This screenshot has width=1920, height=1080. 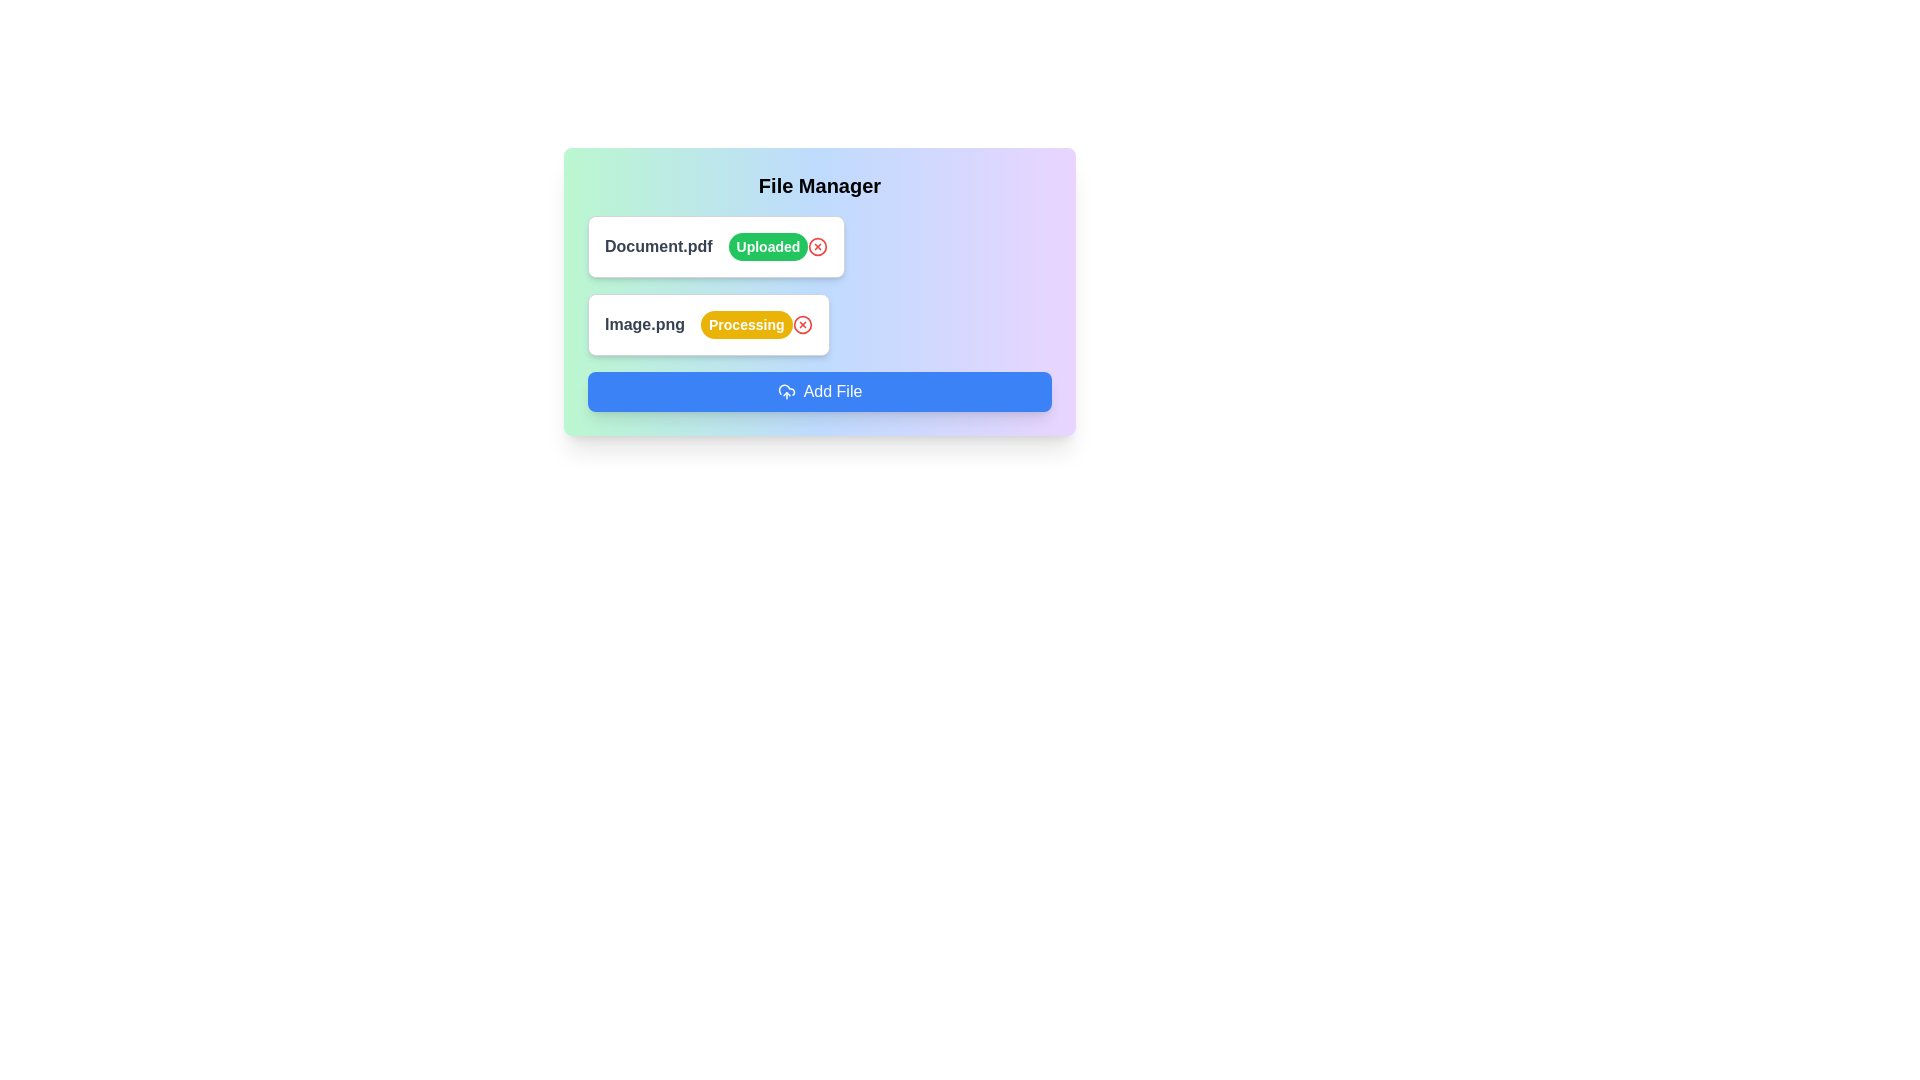 I want to click on the 'Add File' button to add a new file, so click(x=820, y=392).